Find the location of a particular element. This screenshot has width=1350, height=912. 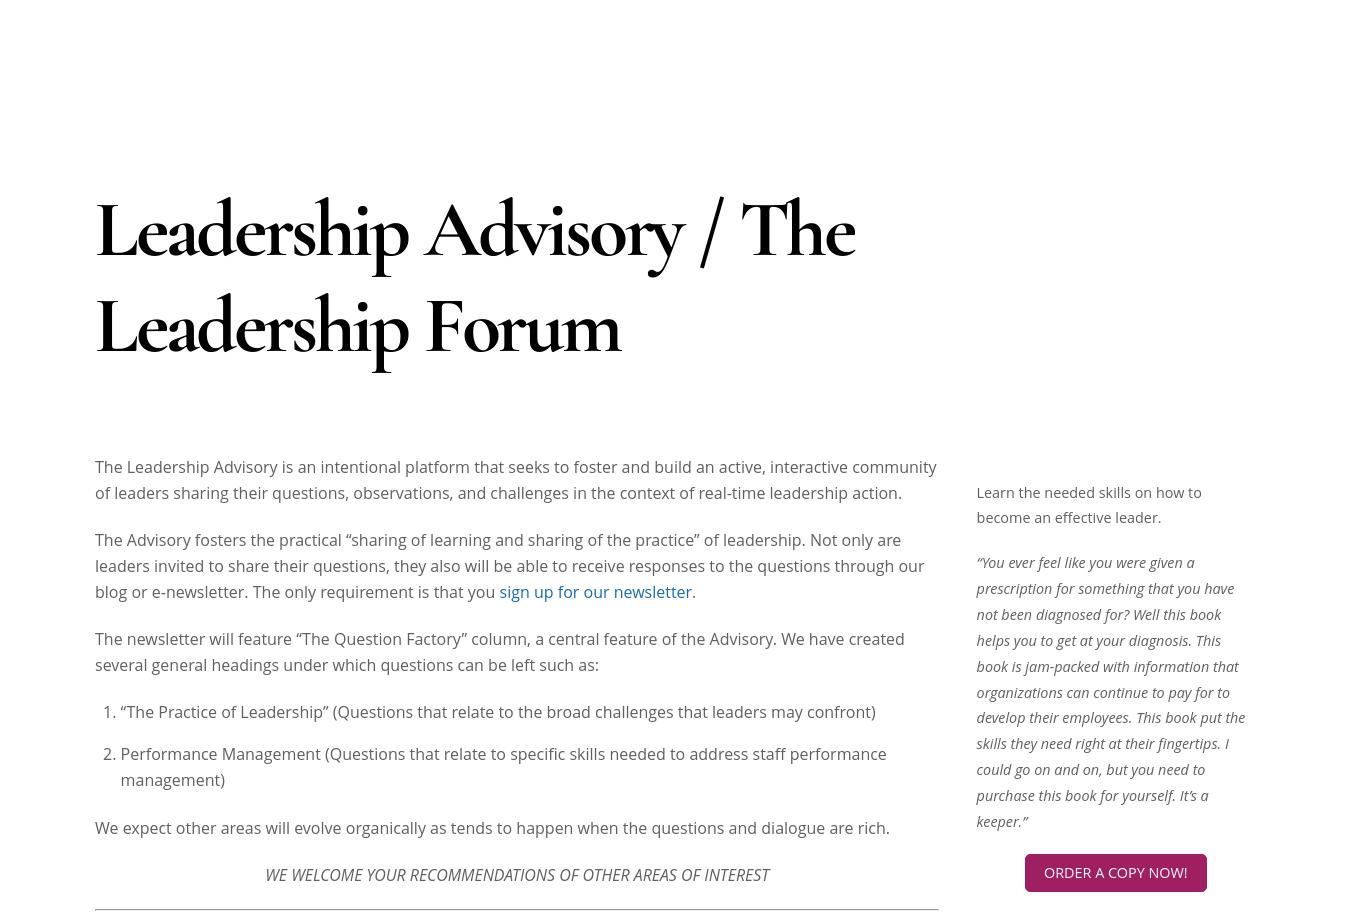

'Aloha,' is located at coordinates (117, 860).